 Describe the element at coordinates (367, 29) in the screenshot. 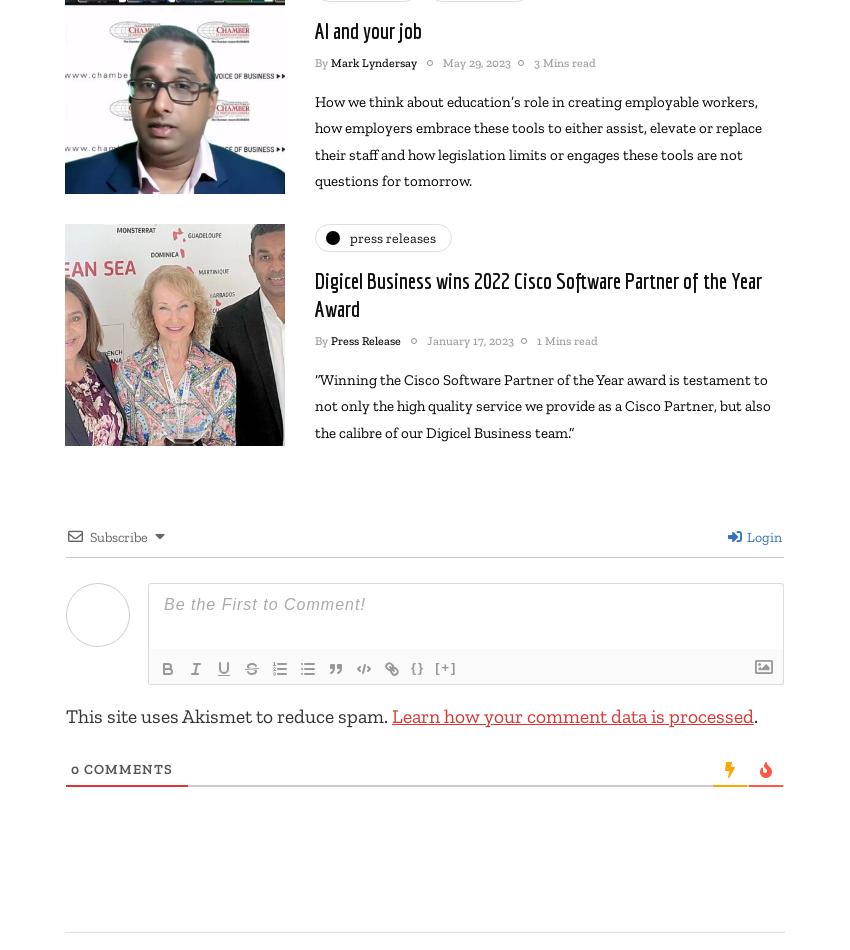

I see `'AI and your job'` at that location.